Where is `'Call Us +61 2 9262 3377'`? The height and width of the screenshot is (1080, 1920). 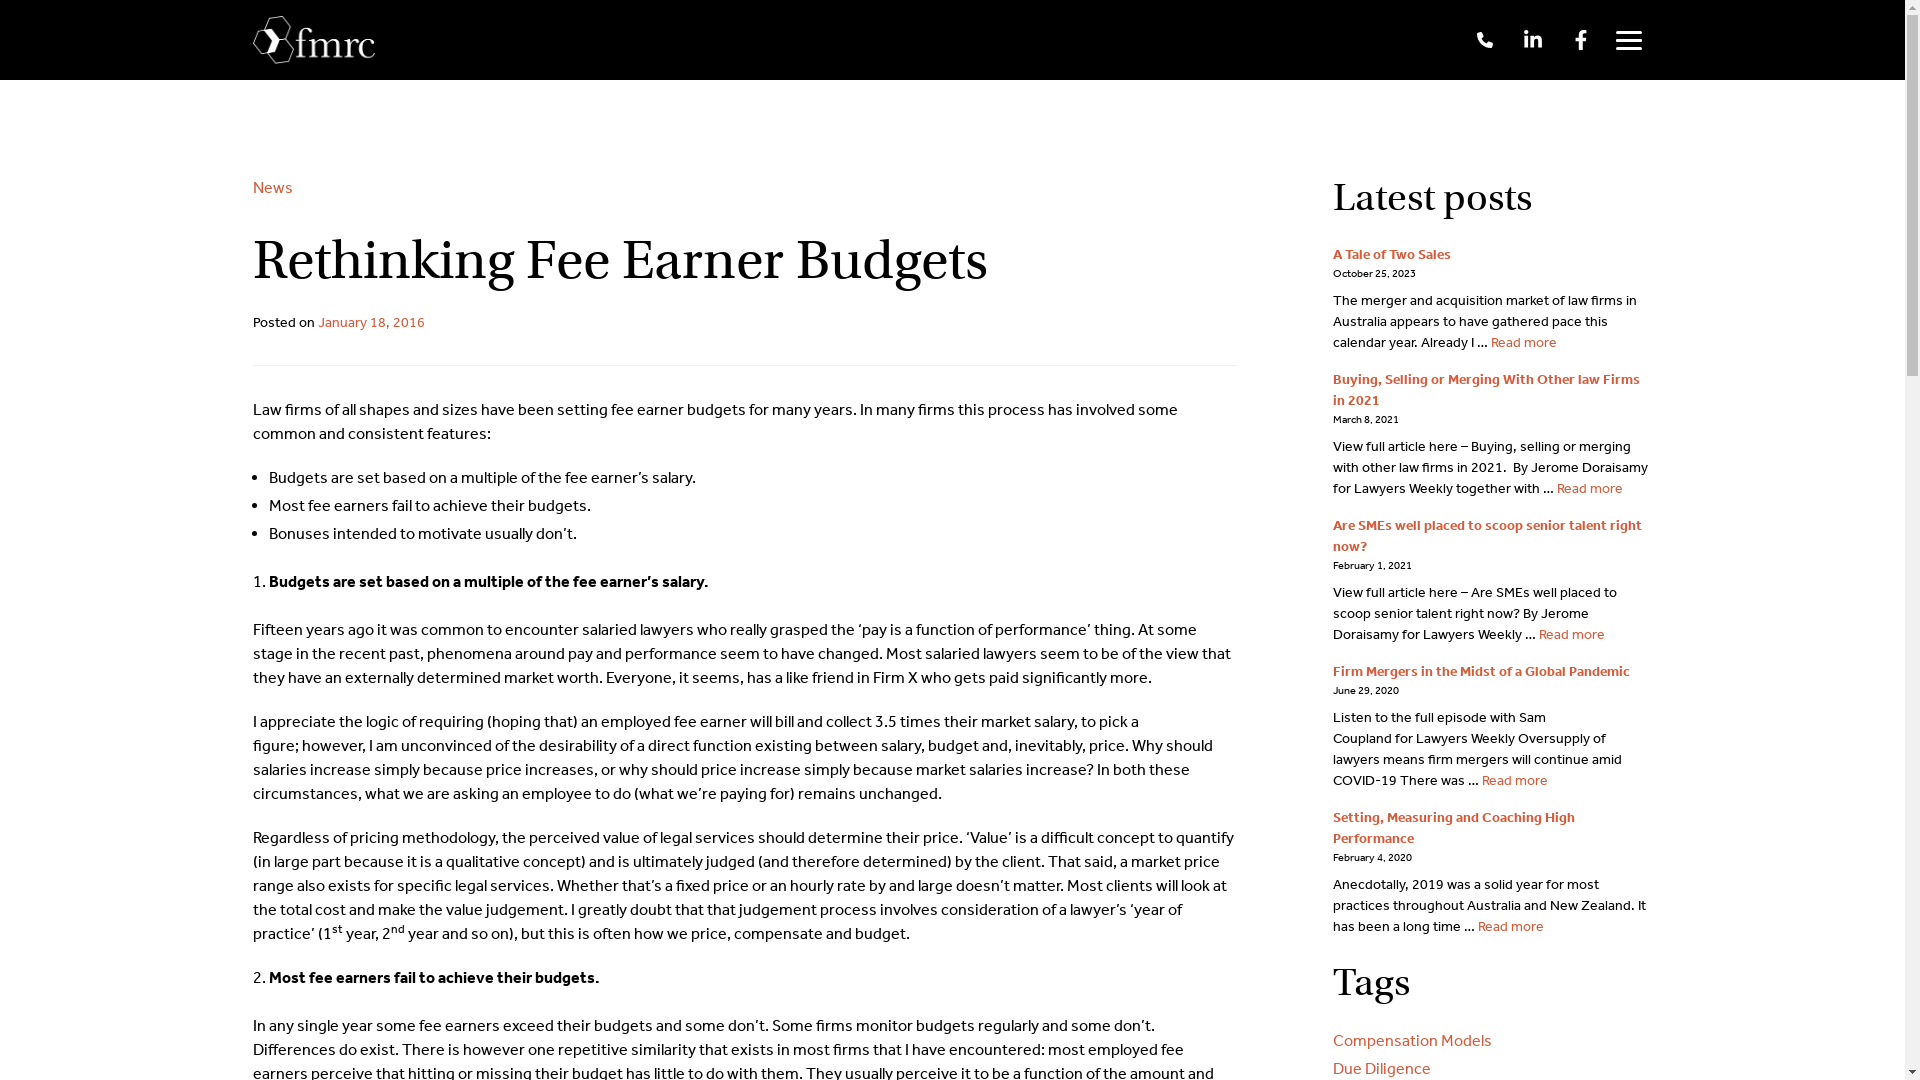 'Call Us +61 2 9262 3377' is located at coordinates (1483, 39).